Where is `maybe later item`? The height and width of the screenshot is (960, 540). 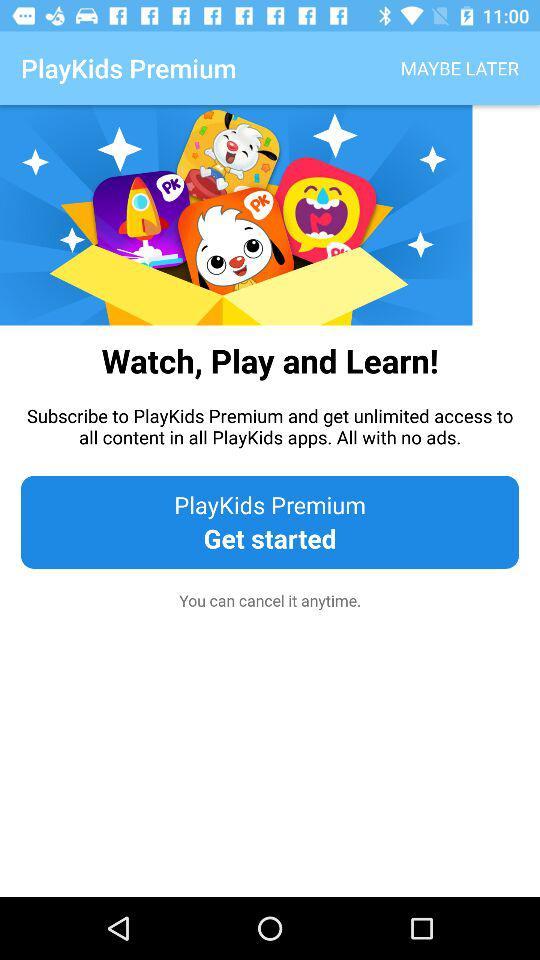 maybe later item is located at coordinates (459, 68).